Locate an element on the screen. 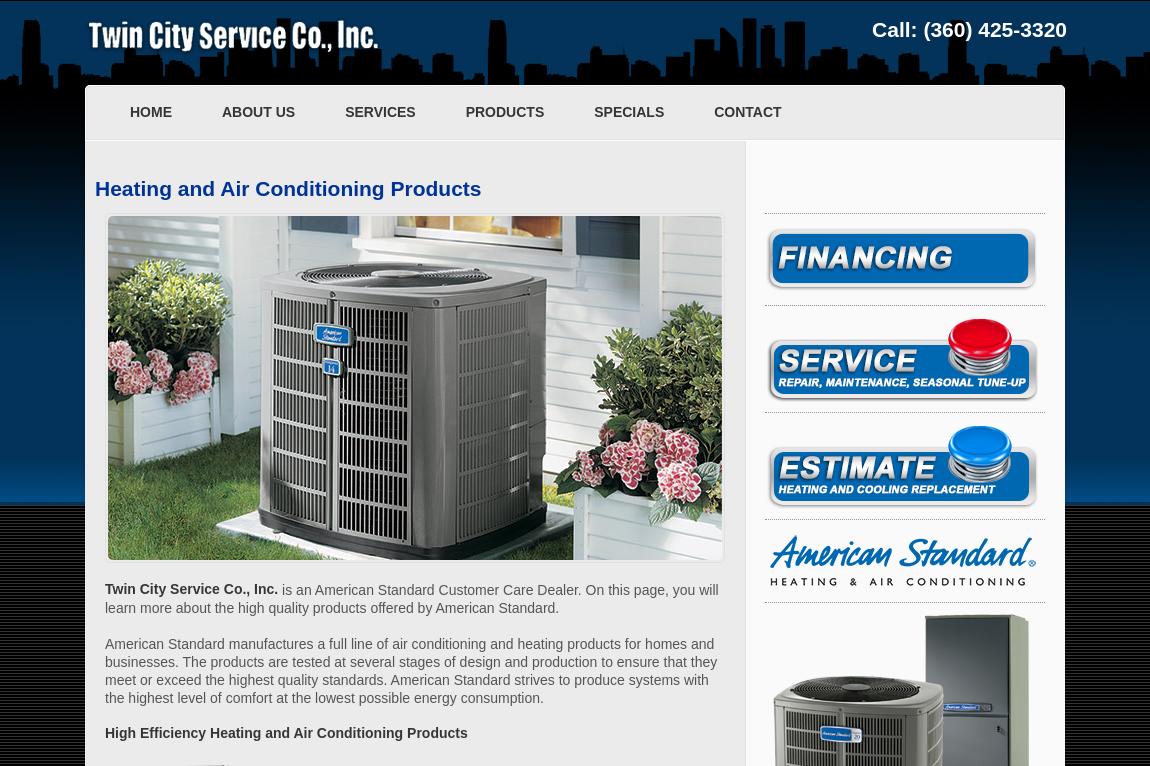  'is an American Standard Customer Care Dealer. On this page, you will learn more about the high quality products offered by American Standard.' is located at coordinates (103, 599).